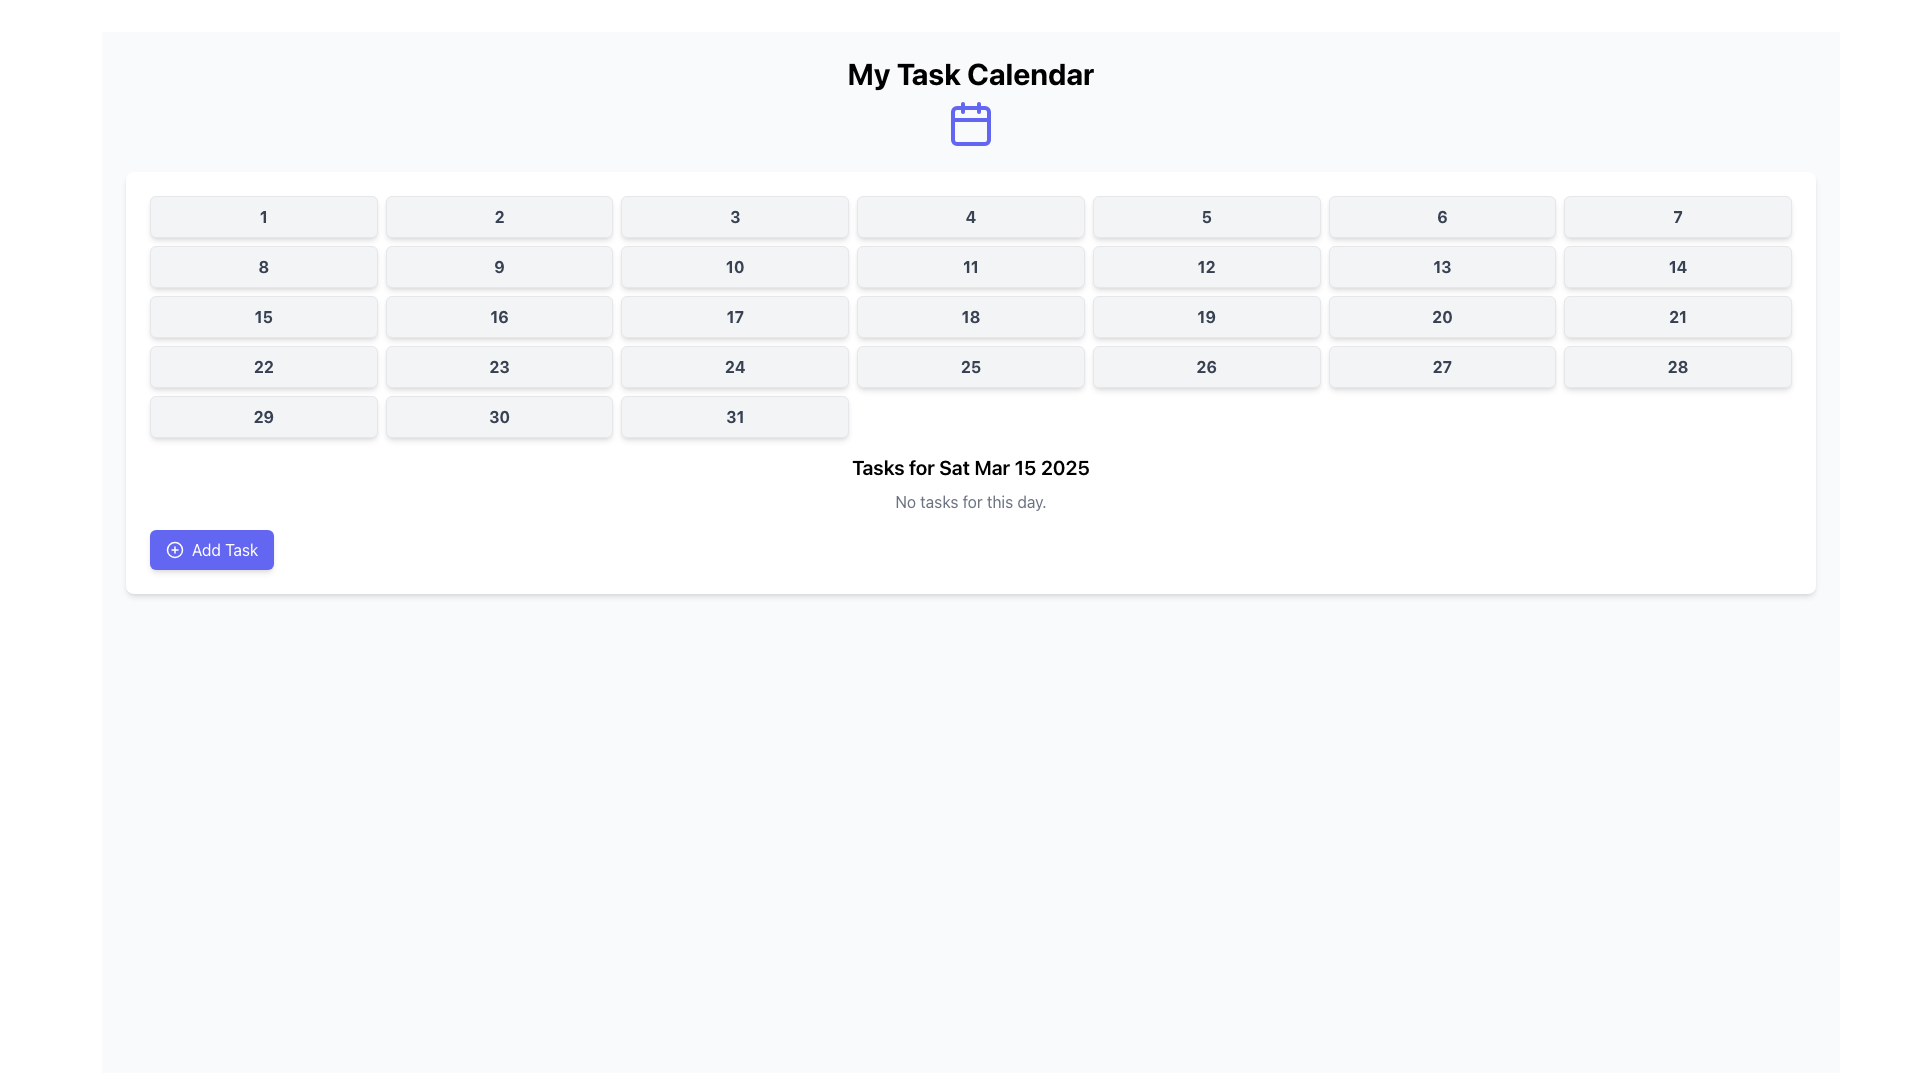  Describe the element at coordinates (1442, 265) in the screenshot. I see `the button representing the 13th day in the calendar interface` at that location.